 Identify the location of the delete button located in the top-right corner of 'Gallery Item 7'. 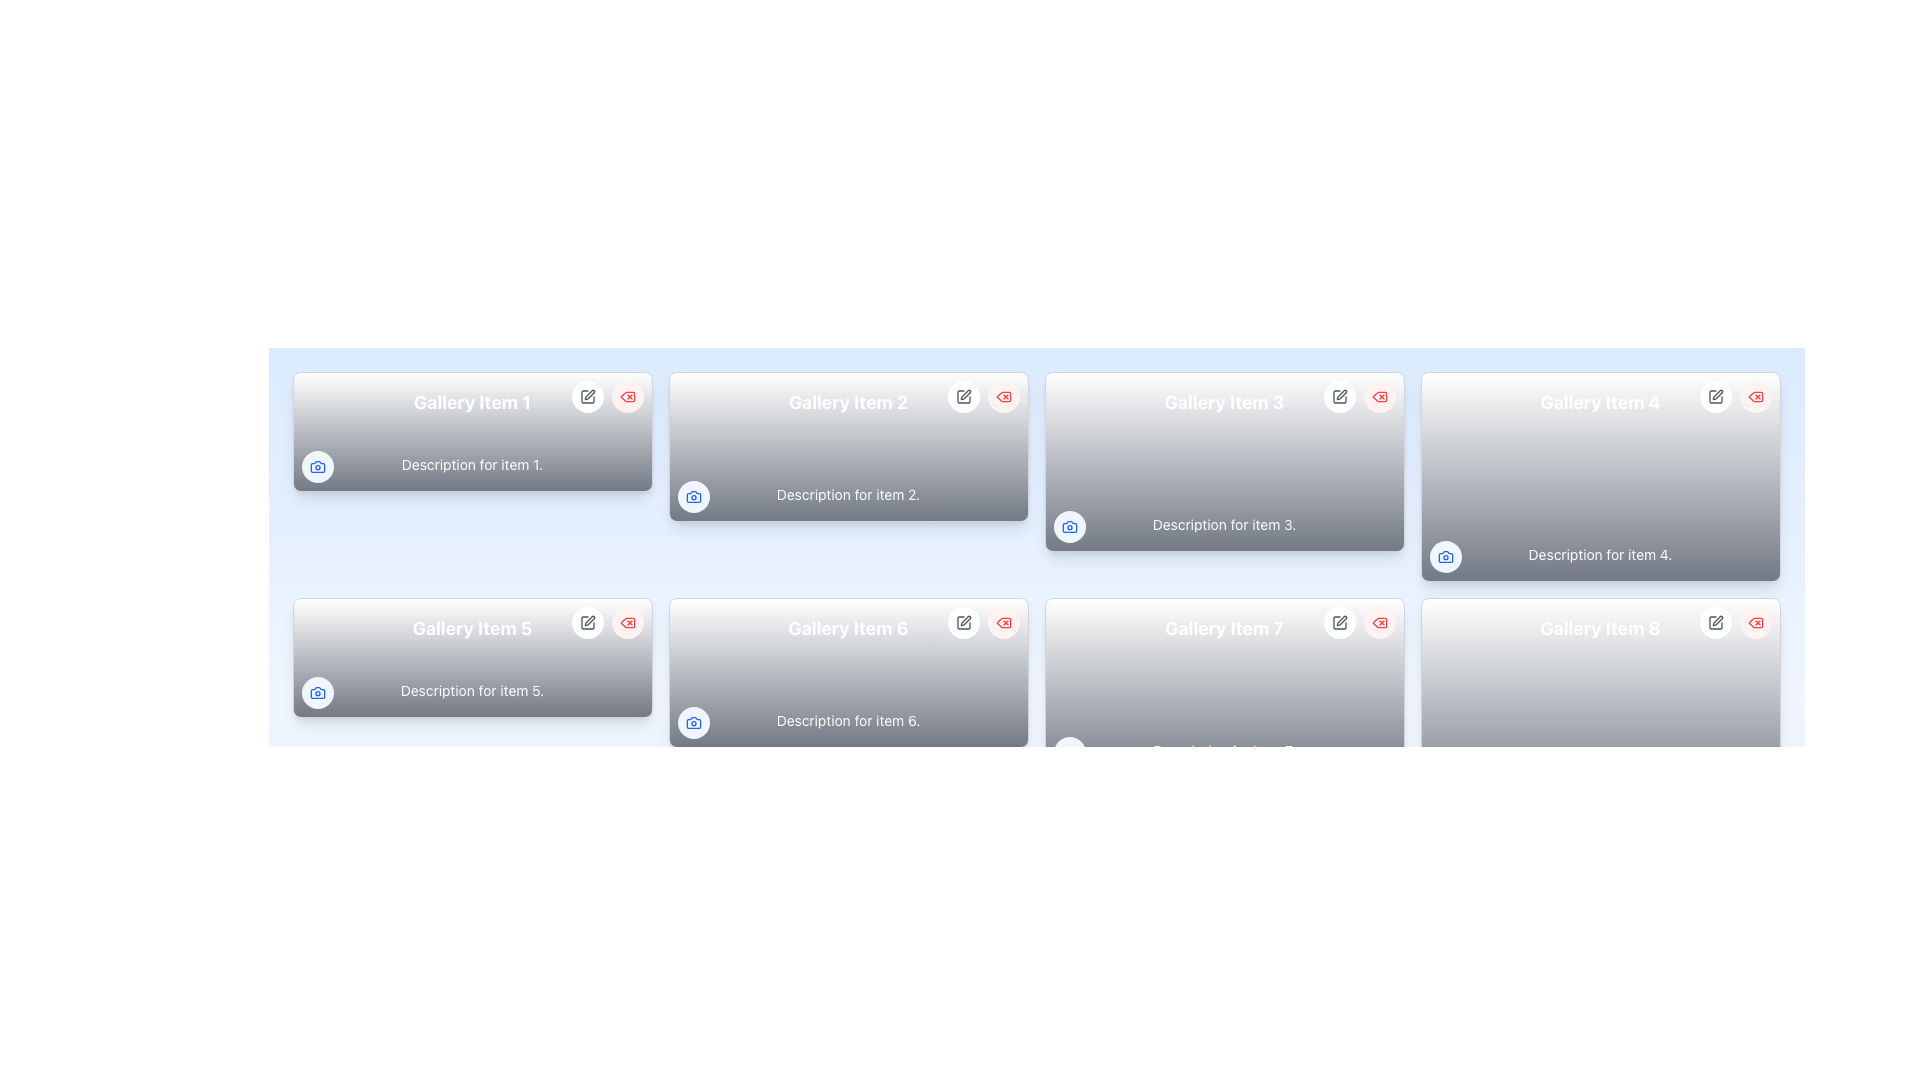
(1378, 622).